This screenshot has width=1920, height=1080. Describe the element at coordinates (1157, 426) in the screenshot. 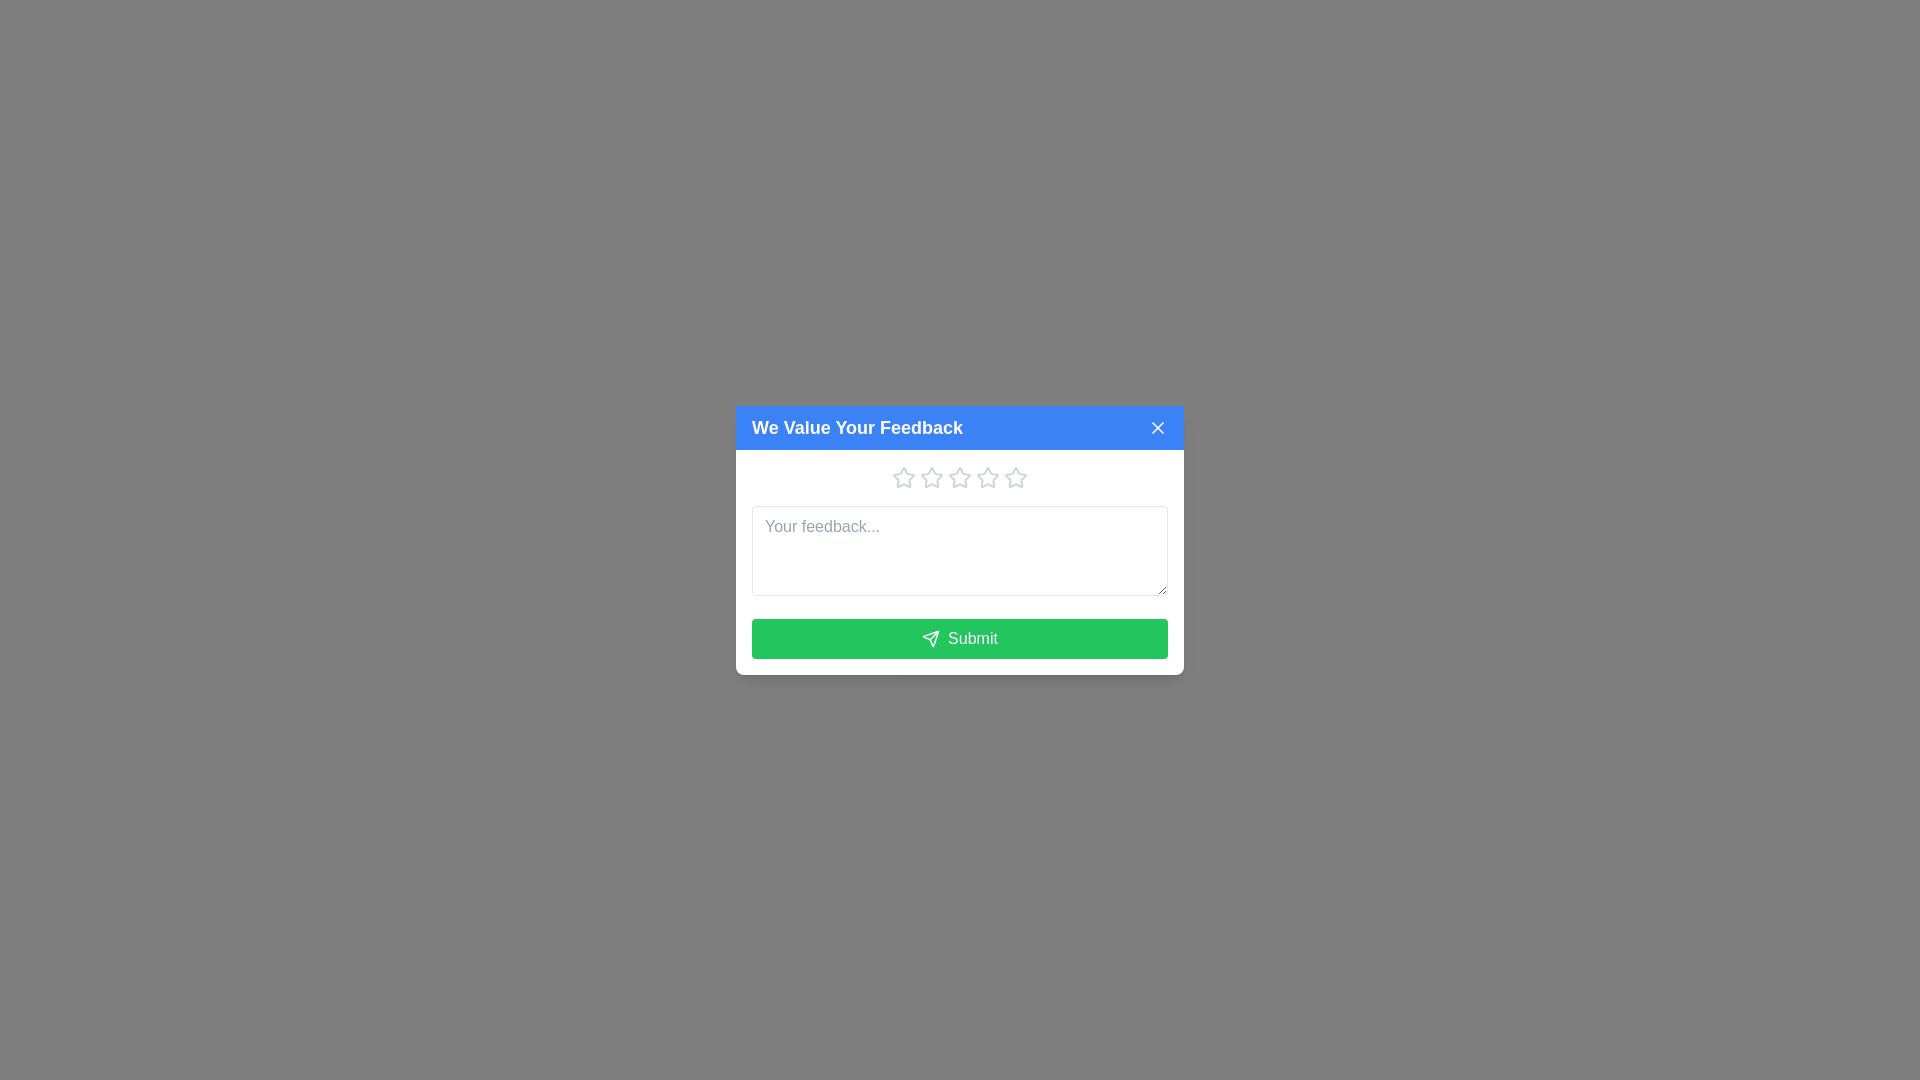

I see `the 'close' button located in the top-right corner of the feedback modal, adjacent to the text 'We Value Your Feedback'` at that location.